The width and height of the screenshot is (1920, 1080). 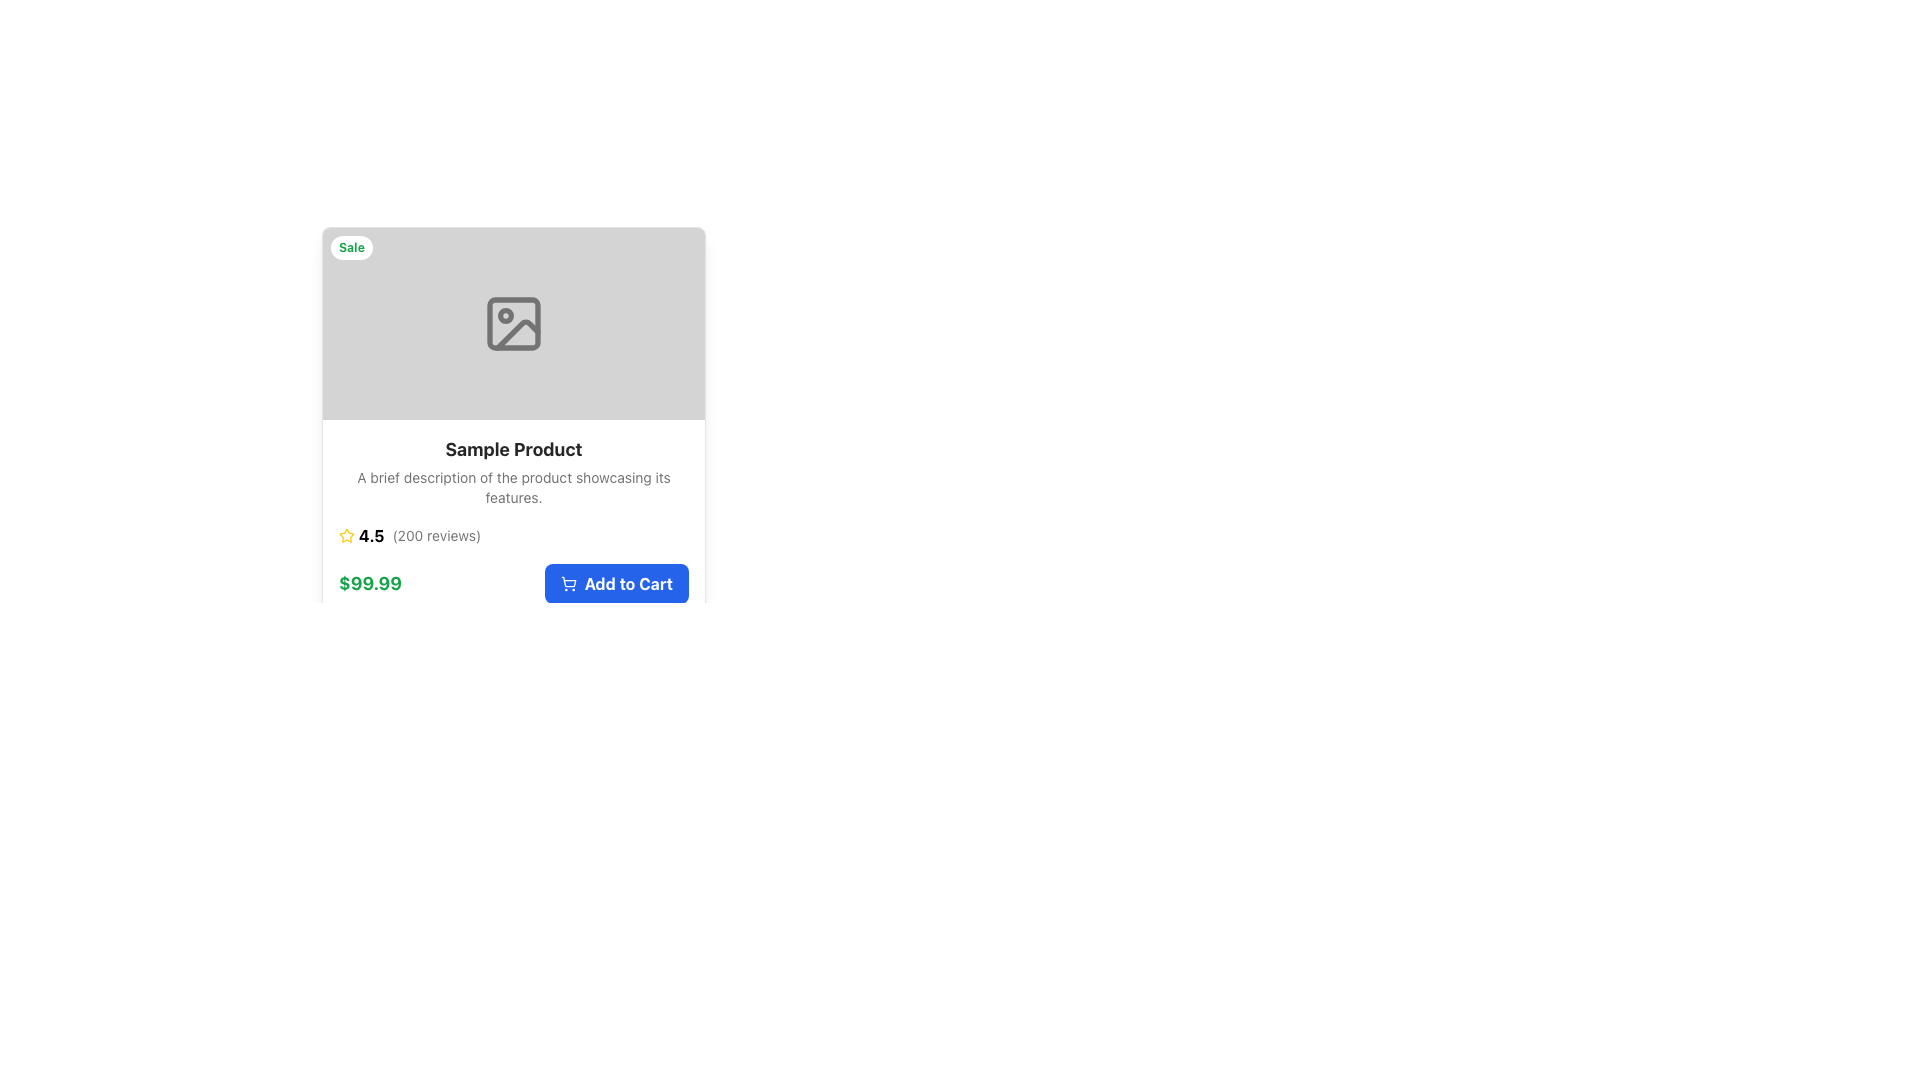 I want to click on the shopping cart icon, which is a minimalistic wireframe design located to the left of the 'Add to Cart' text on a blue rounded button at the bottom-right of the card layout, so click(x=567, y=583).